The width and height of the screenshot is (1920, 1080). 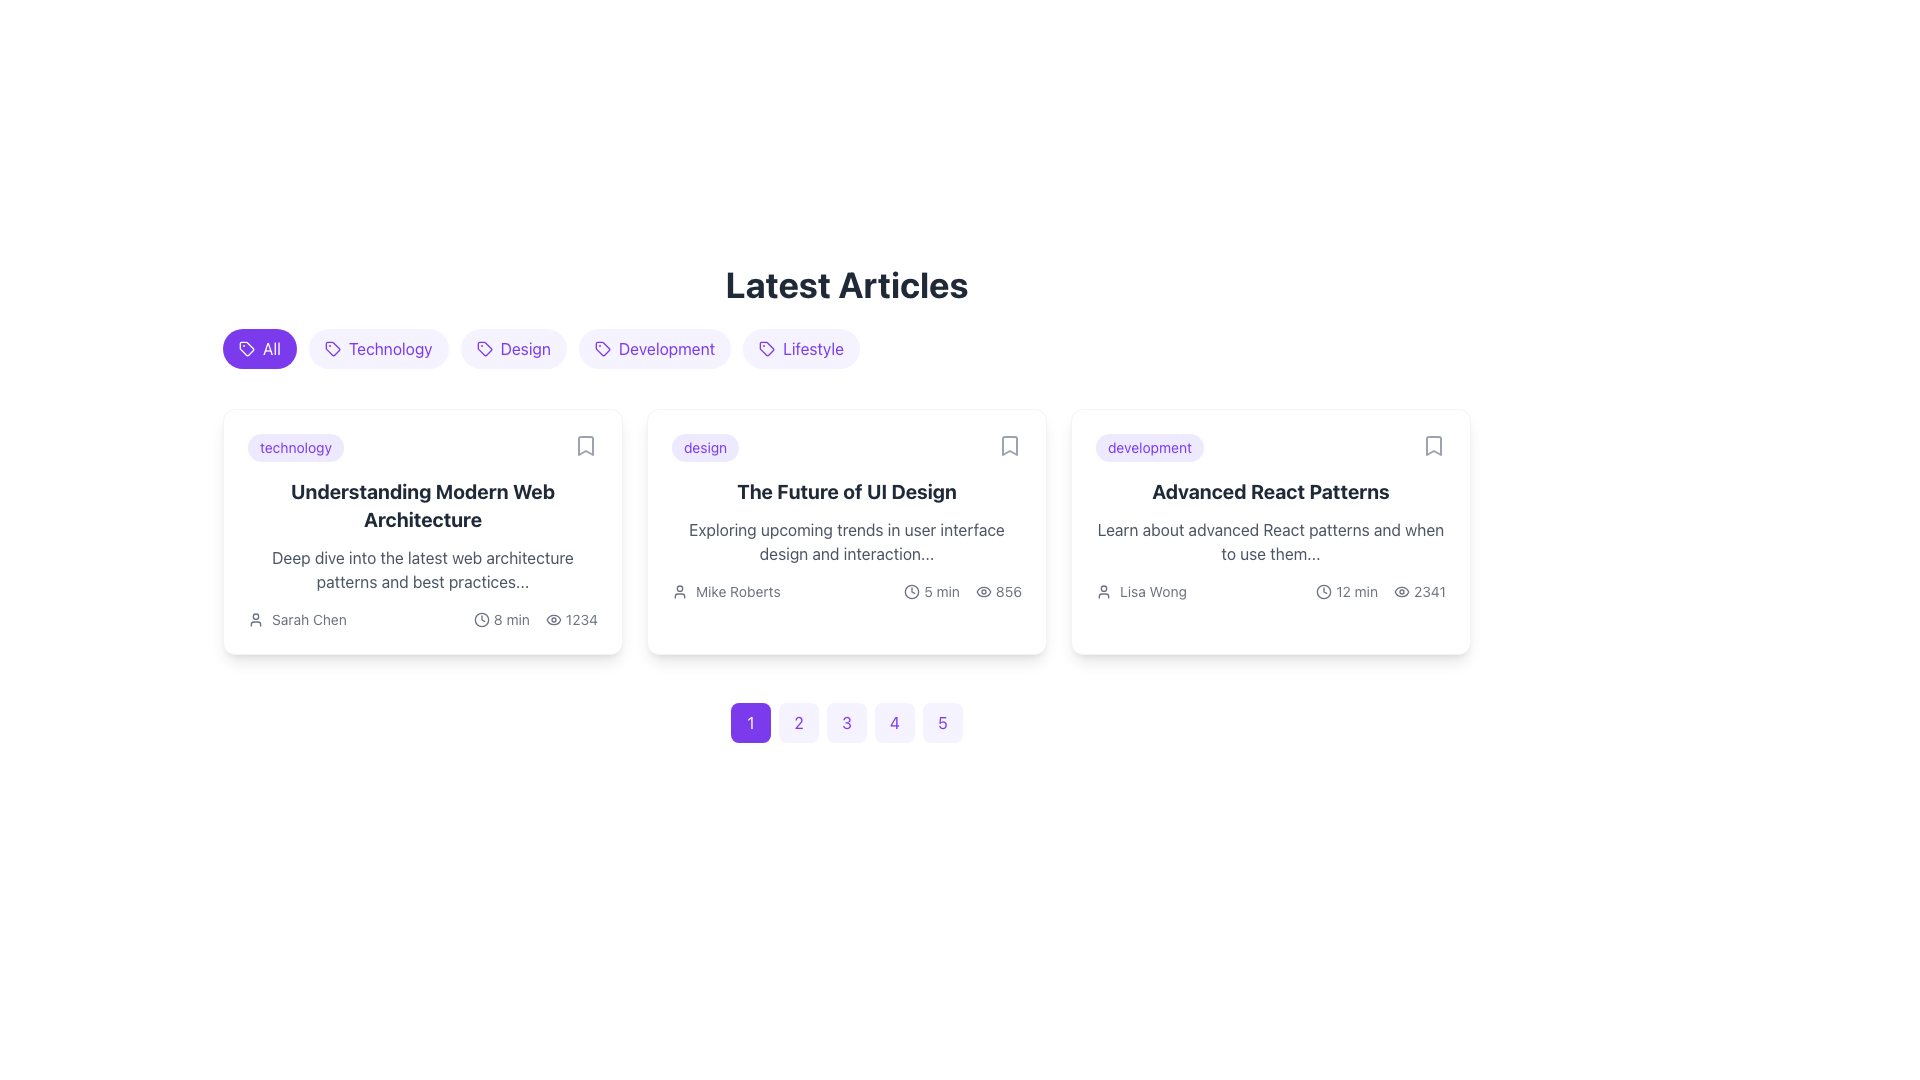 What do you see at coordinates (1270, 542) in the screenshot?
I see `text summarizing the content of the article titled 'Advanced React Patterns', which is located in the third article card below the title and above the author's name` at bounding box center [1270, 542].